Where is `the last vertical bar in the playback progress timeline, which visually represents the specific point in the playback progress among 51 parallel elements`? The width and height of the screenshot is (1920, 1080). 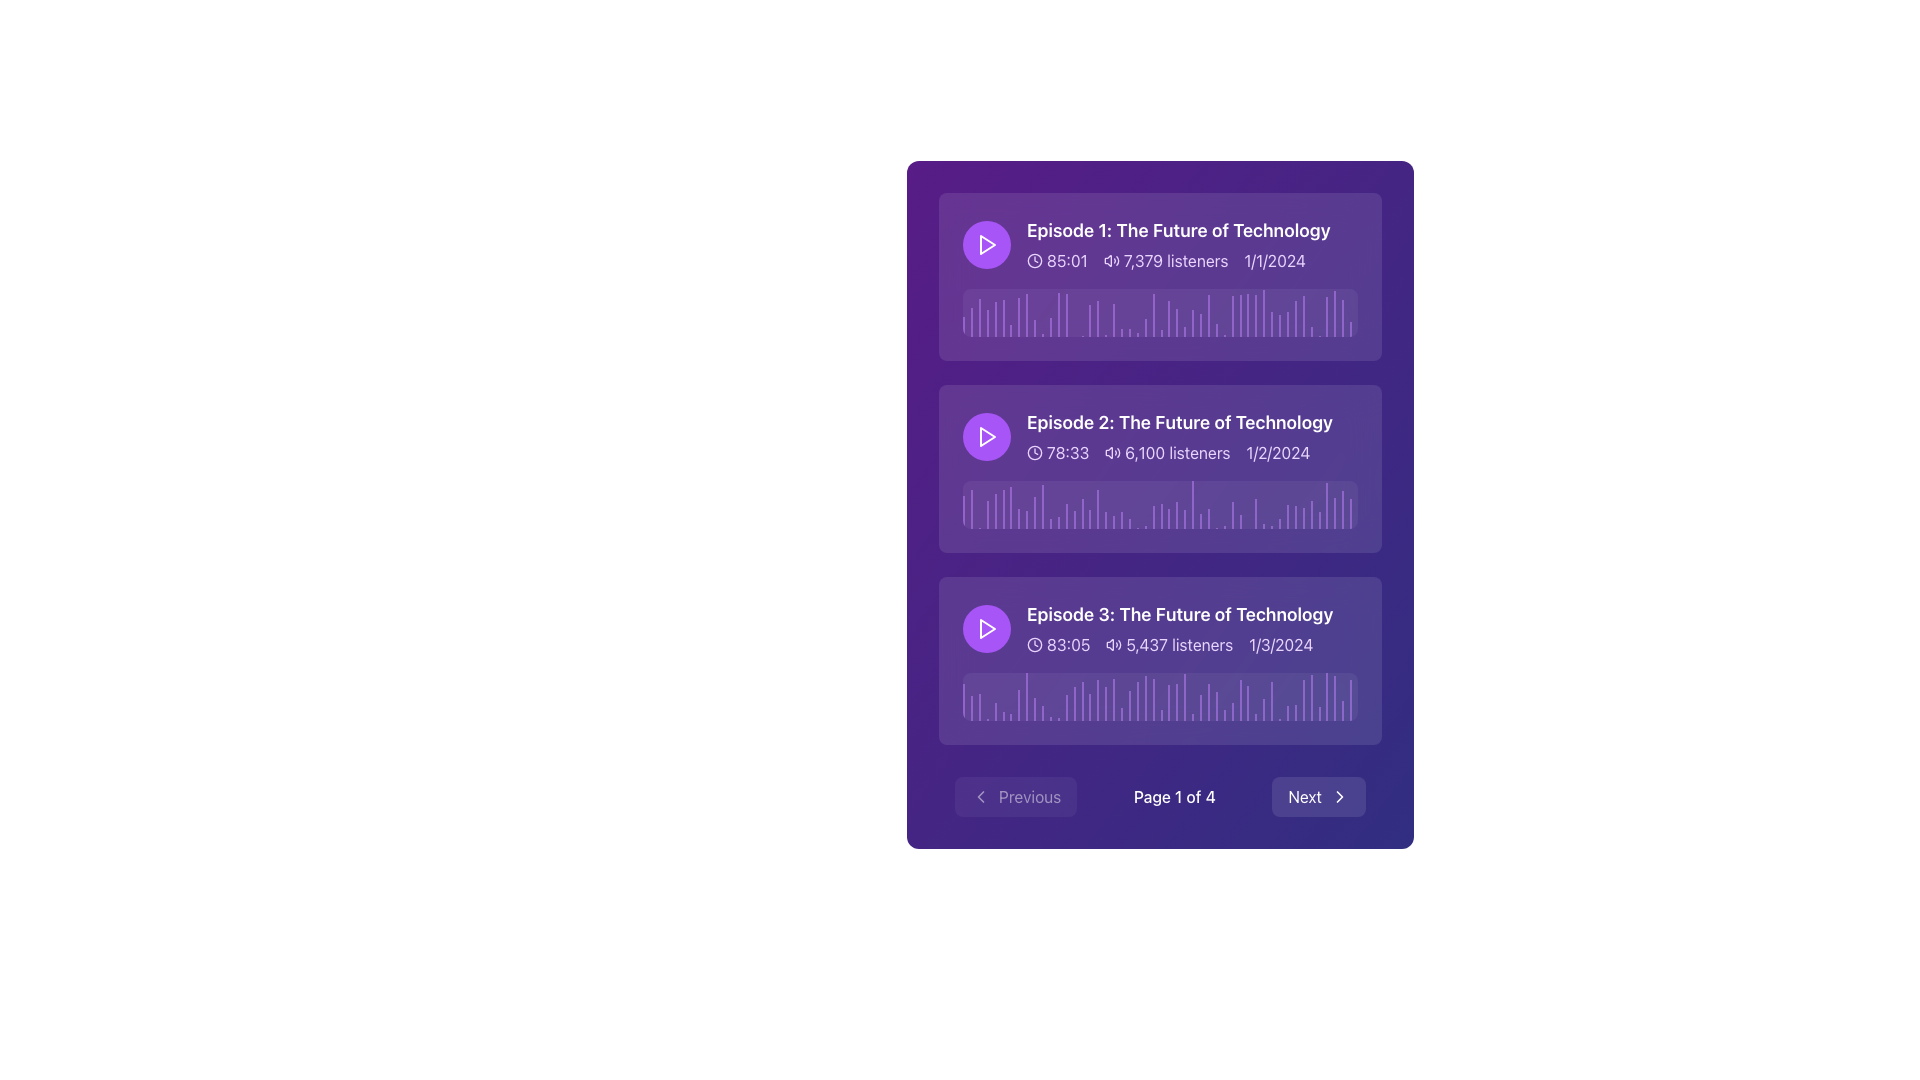
the last vertical bar in the playback progress timeline, which visually represents the specific point in the playback progress among 51 parallel elements is located at coordinates (1343, 509).